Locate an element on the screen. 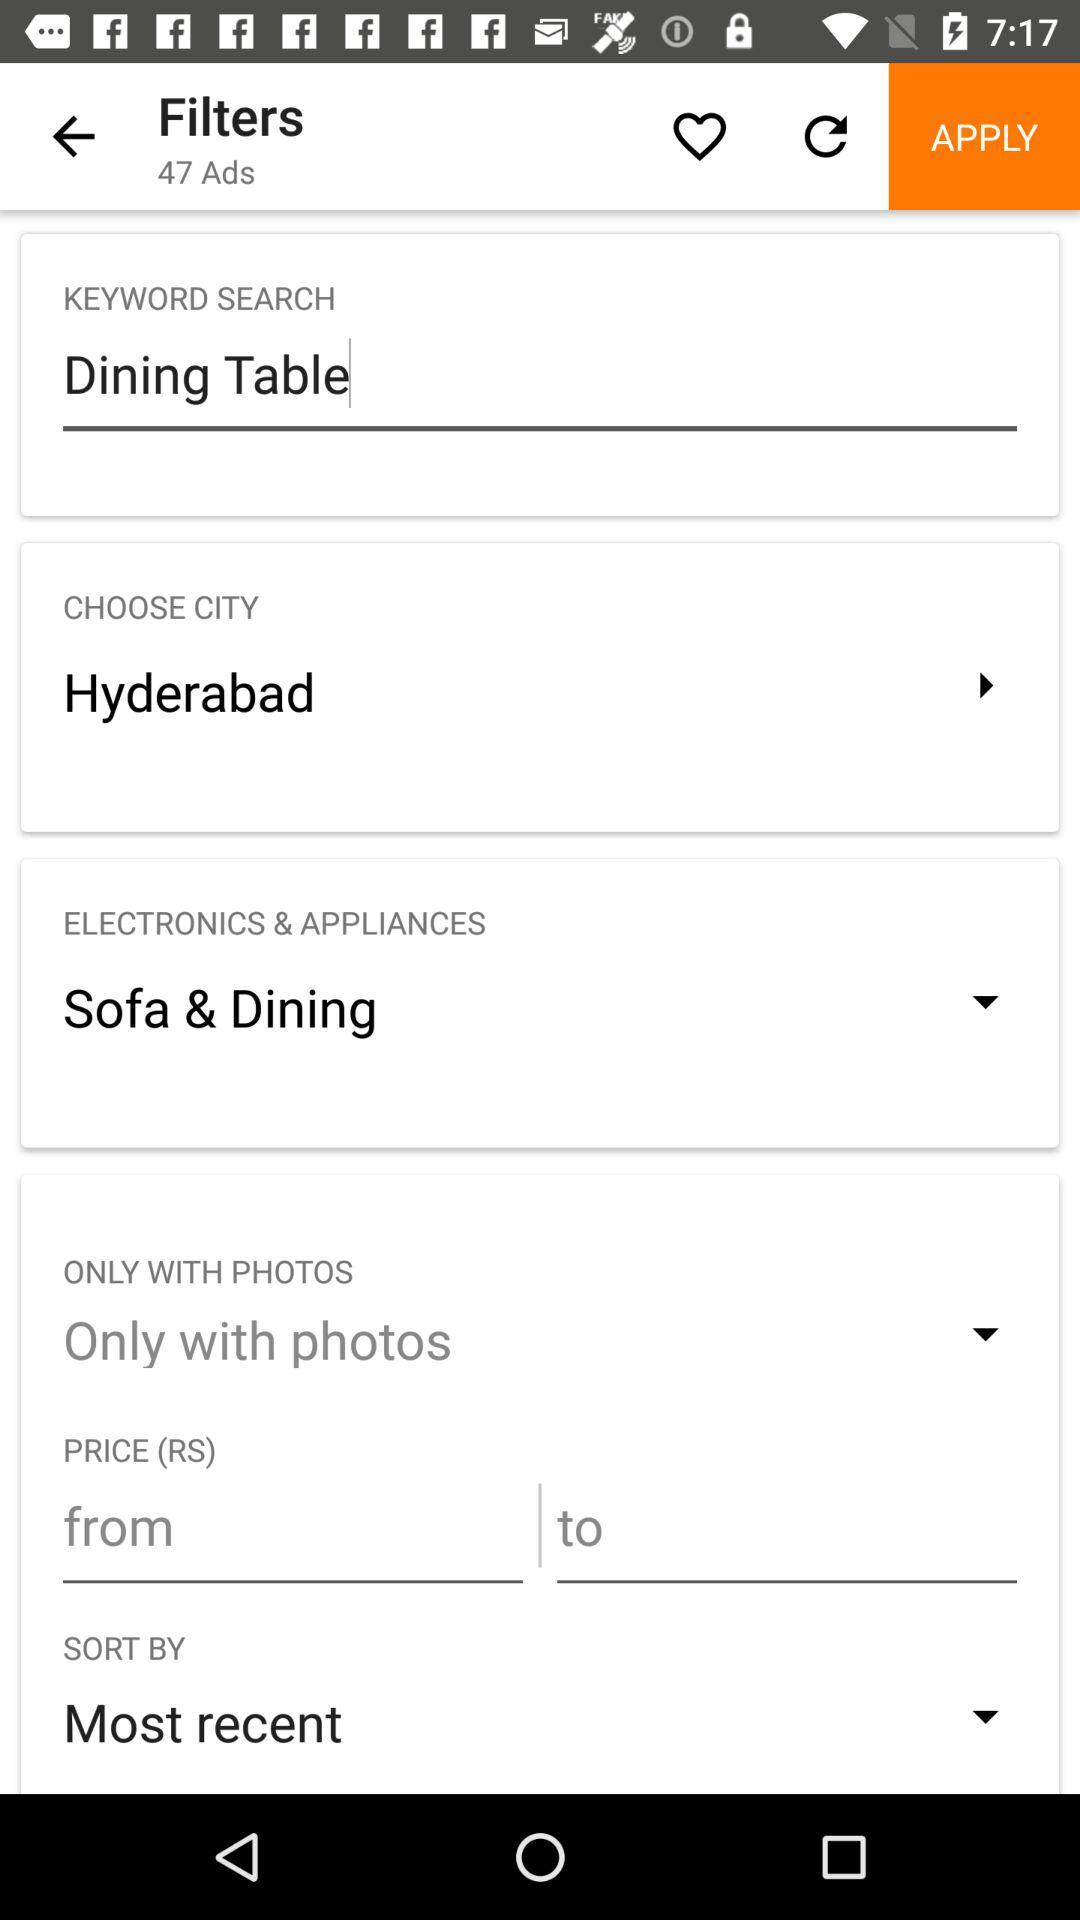  item above the keyword search is located at coordinates (698, 135).